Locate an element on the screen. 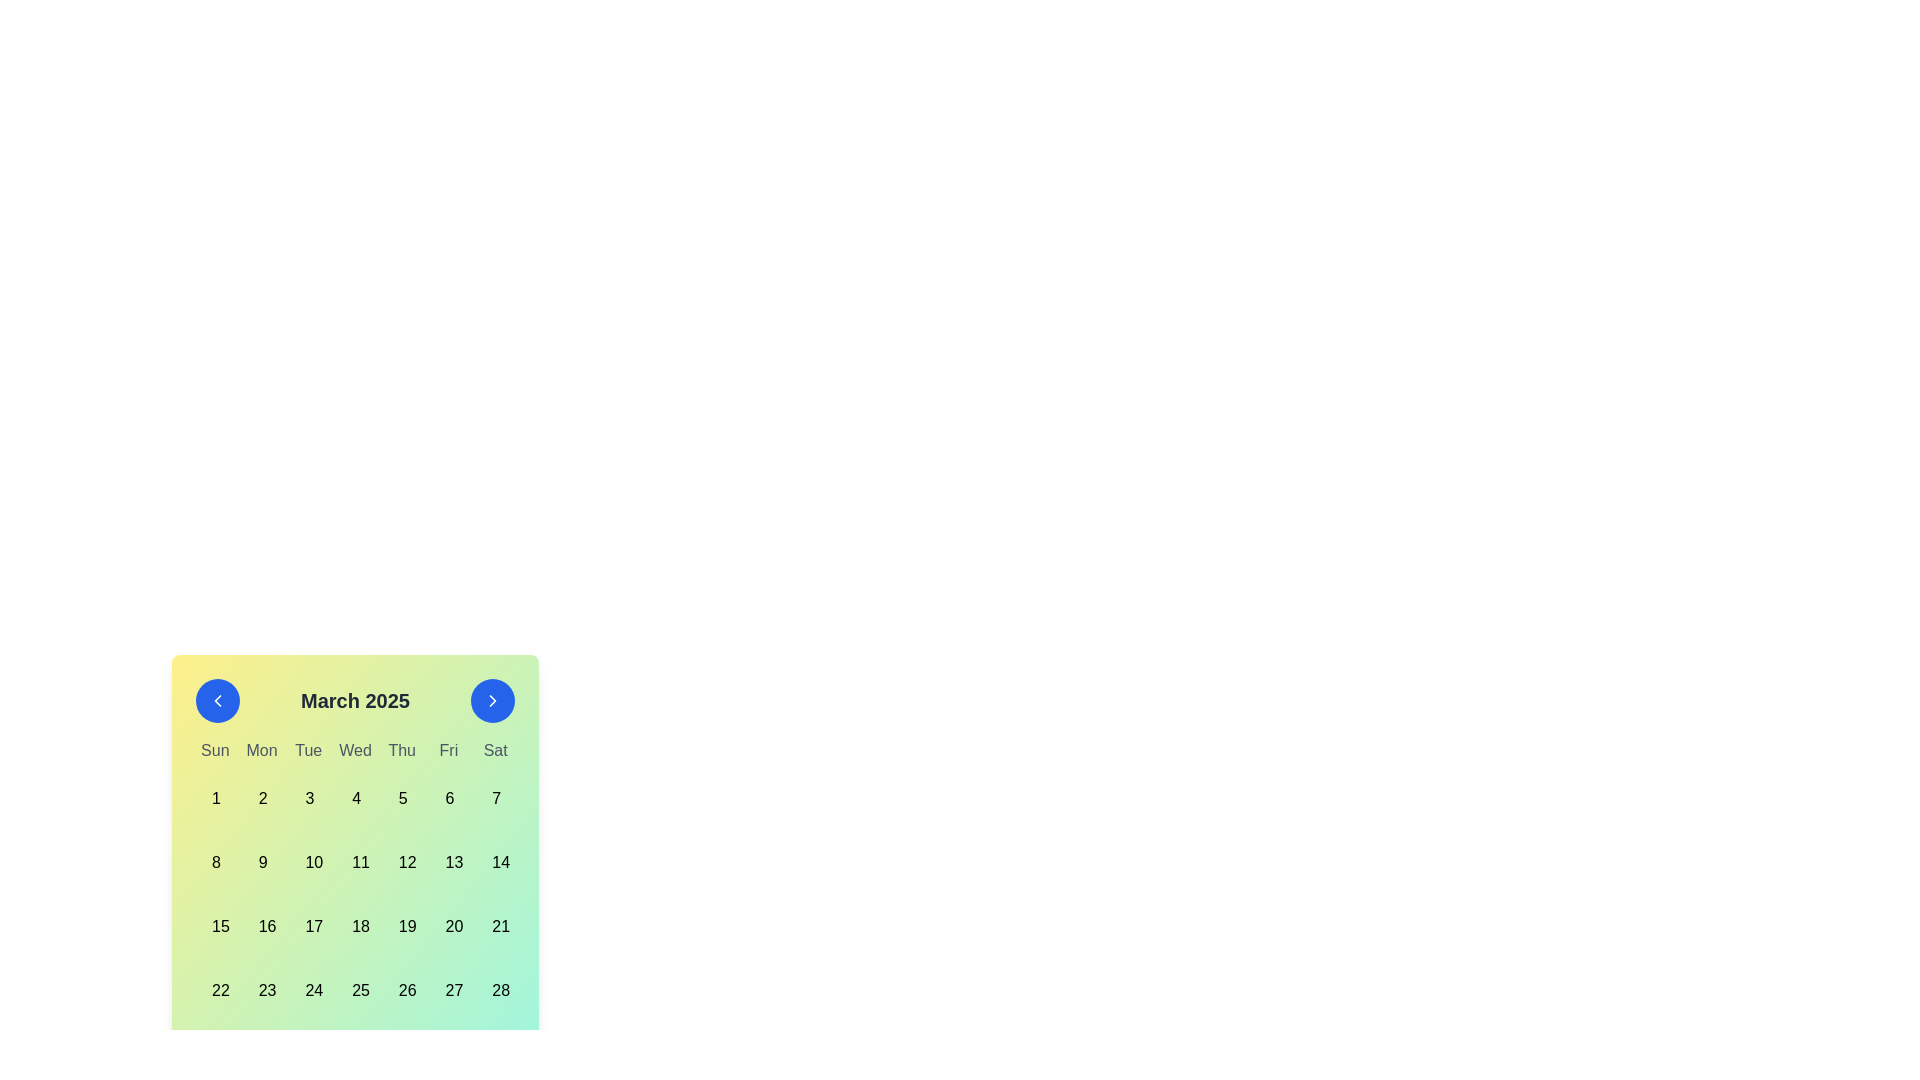 The height and width of the screenshot is (1080, 1920). the date label displaying 'March 2025', which is centrally located in the calendar header and styled with a bold, large font and dark gray color is located at coordinates (355, 700).